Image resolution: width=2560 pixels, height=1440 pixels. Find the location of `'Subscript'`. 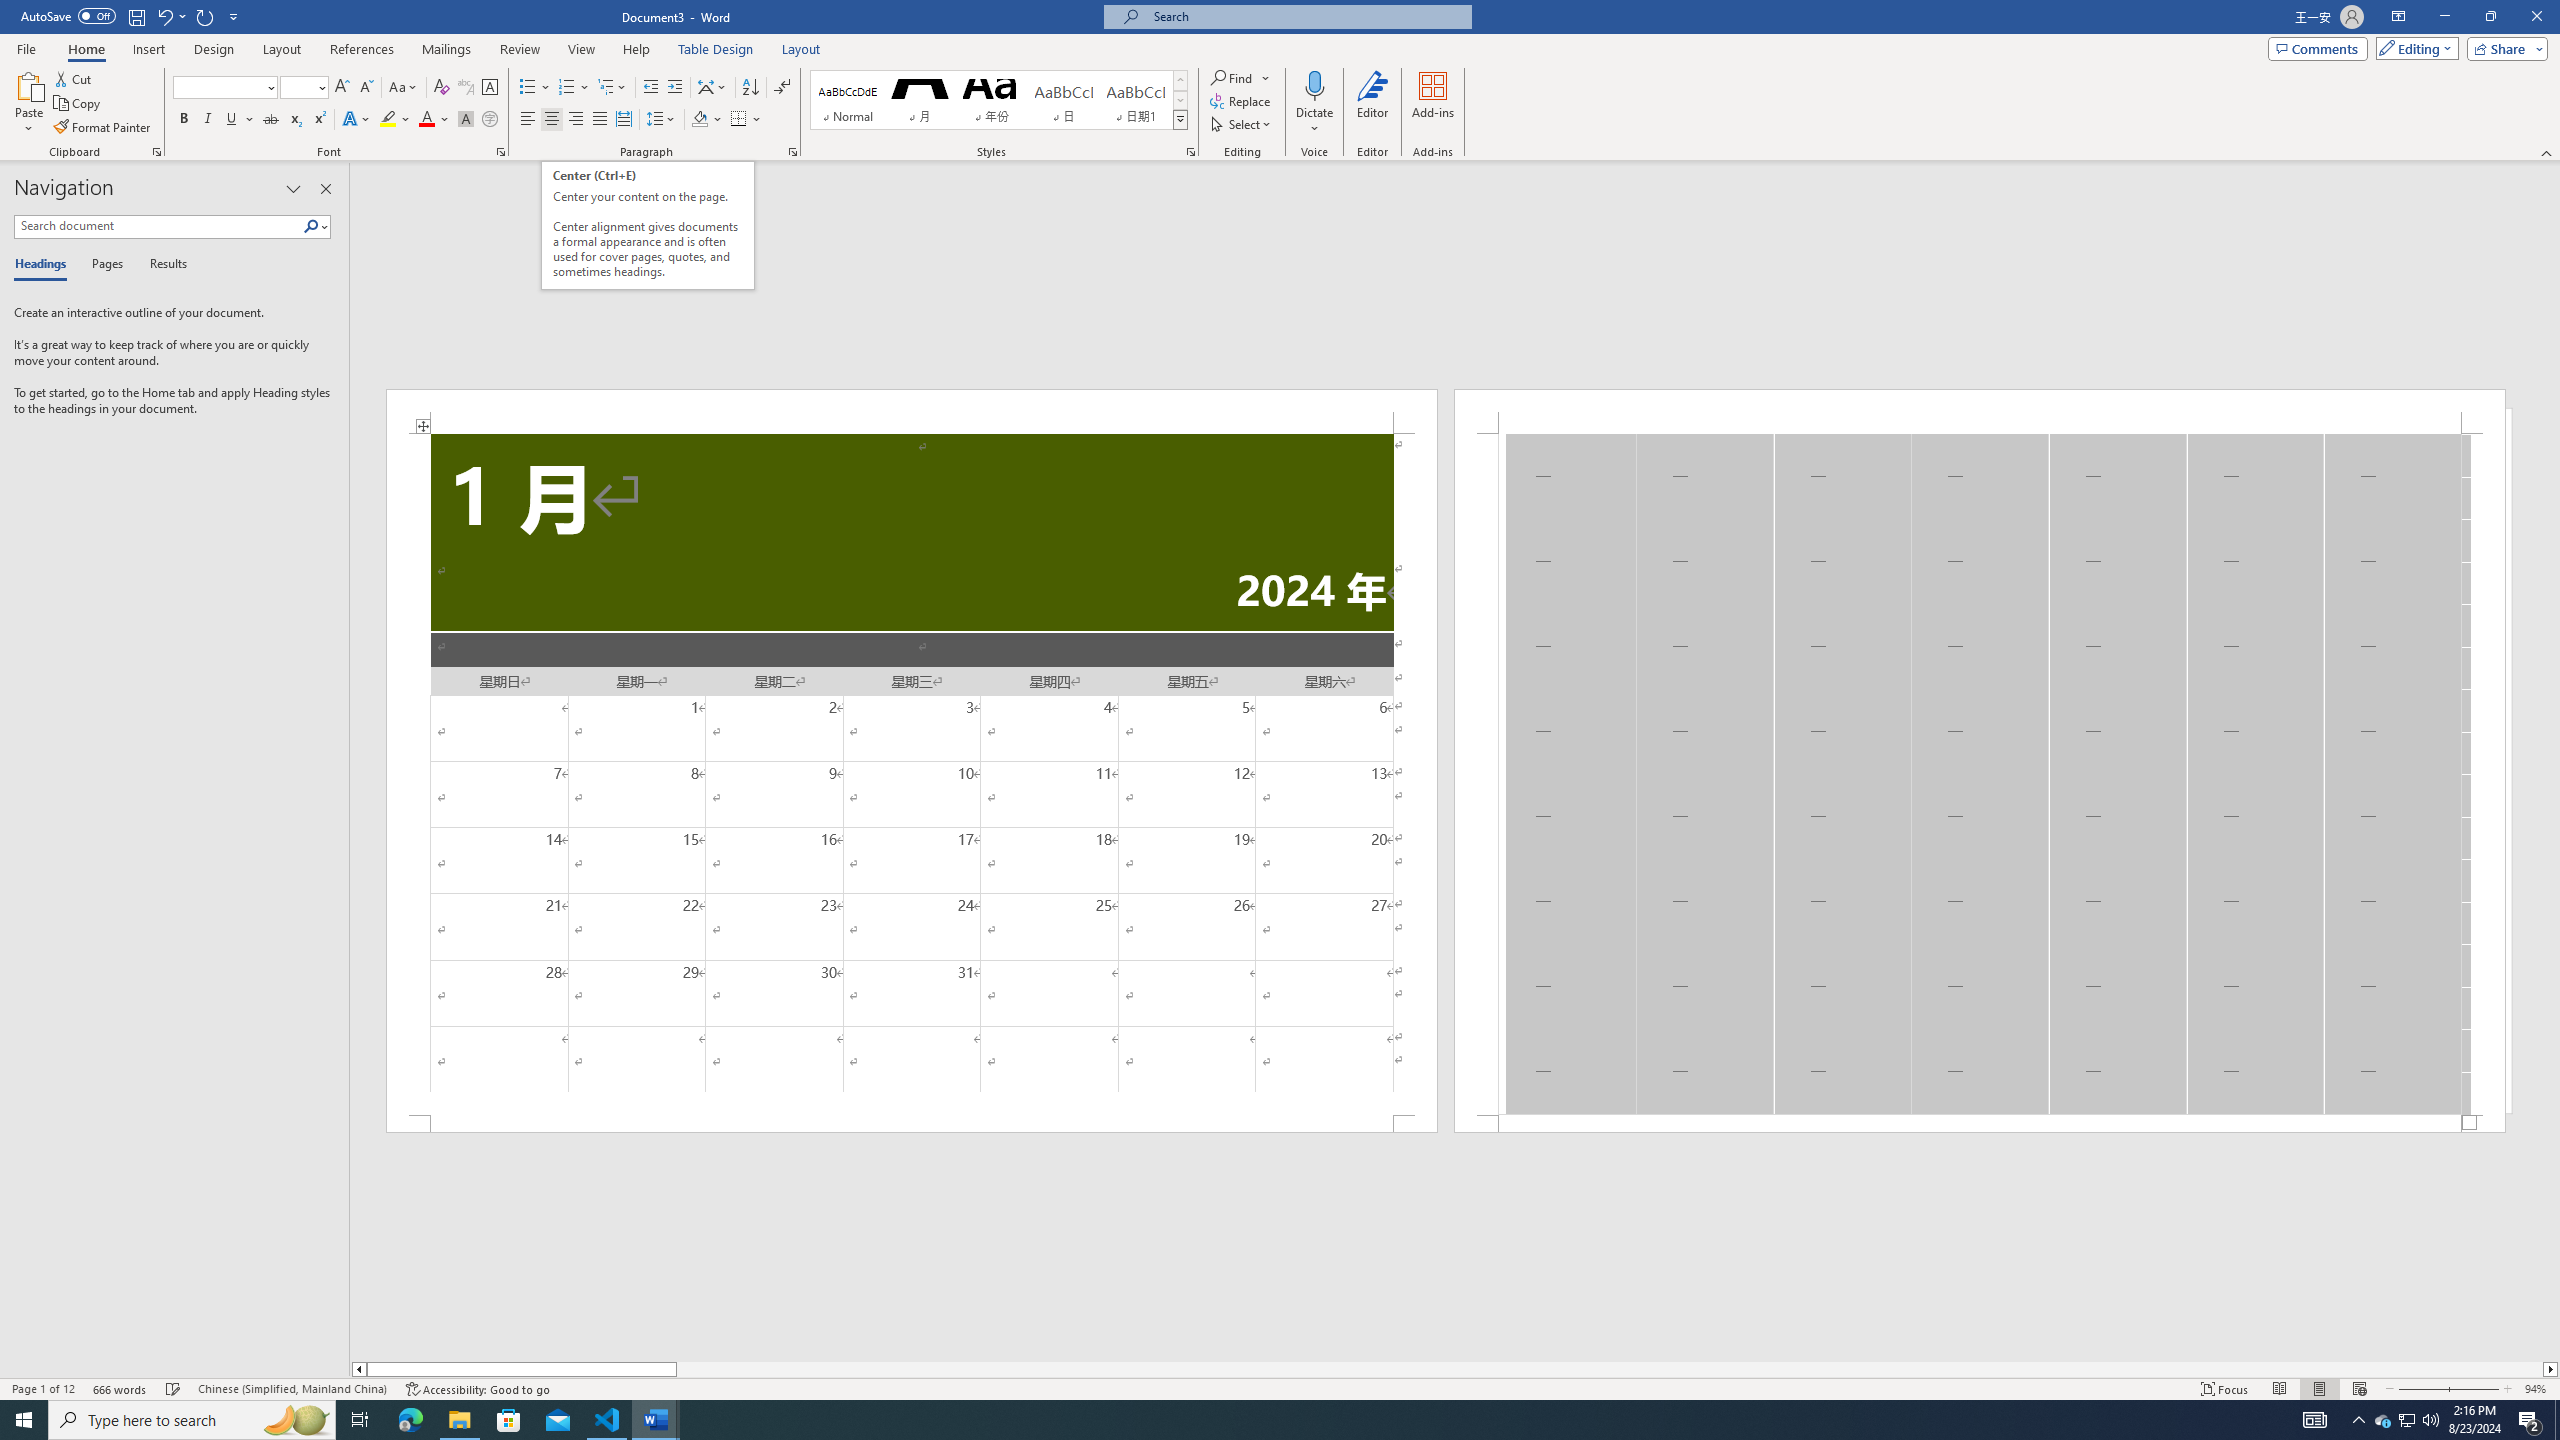

'Subscript' is located at coordinates (294, 118).